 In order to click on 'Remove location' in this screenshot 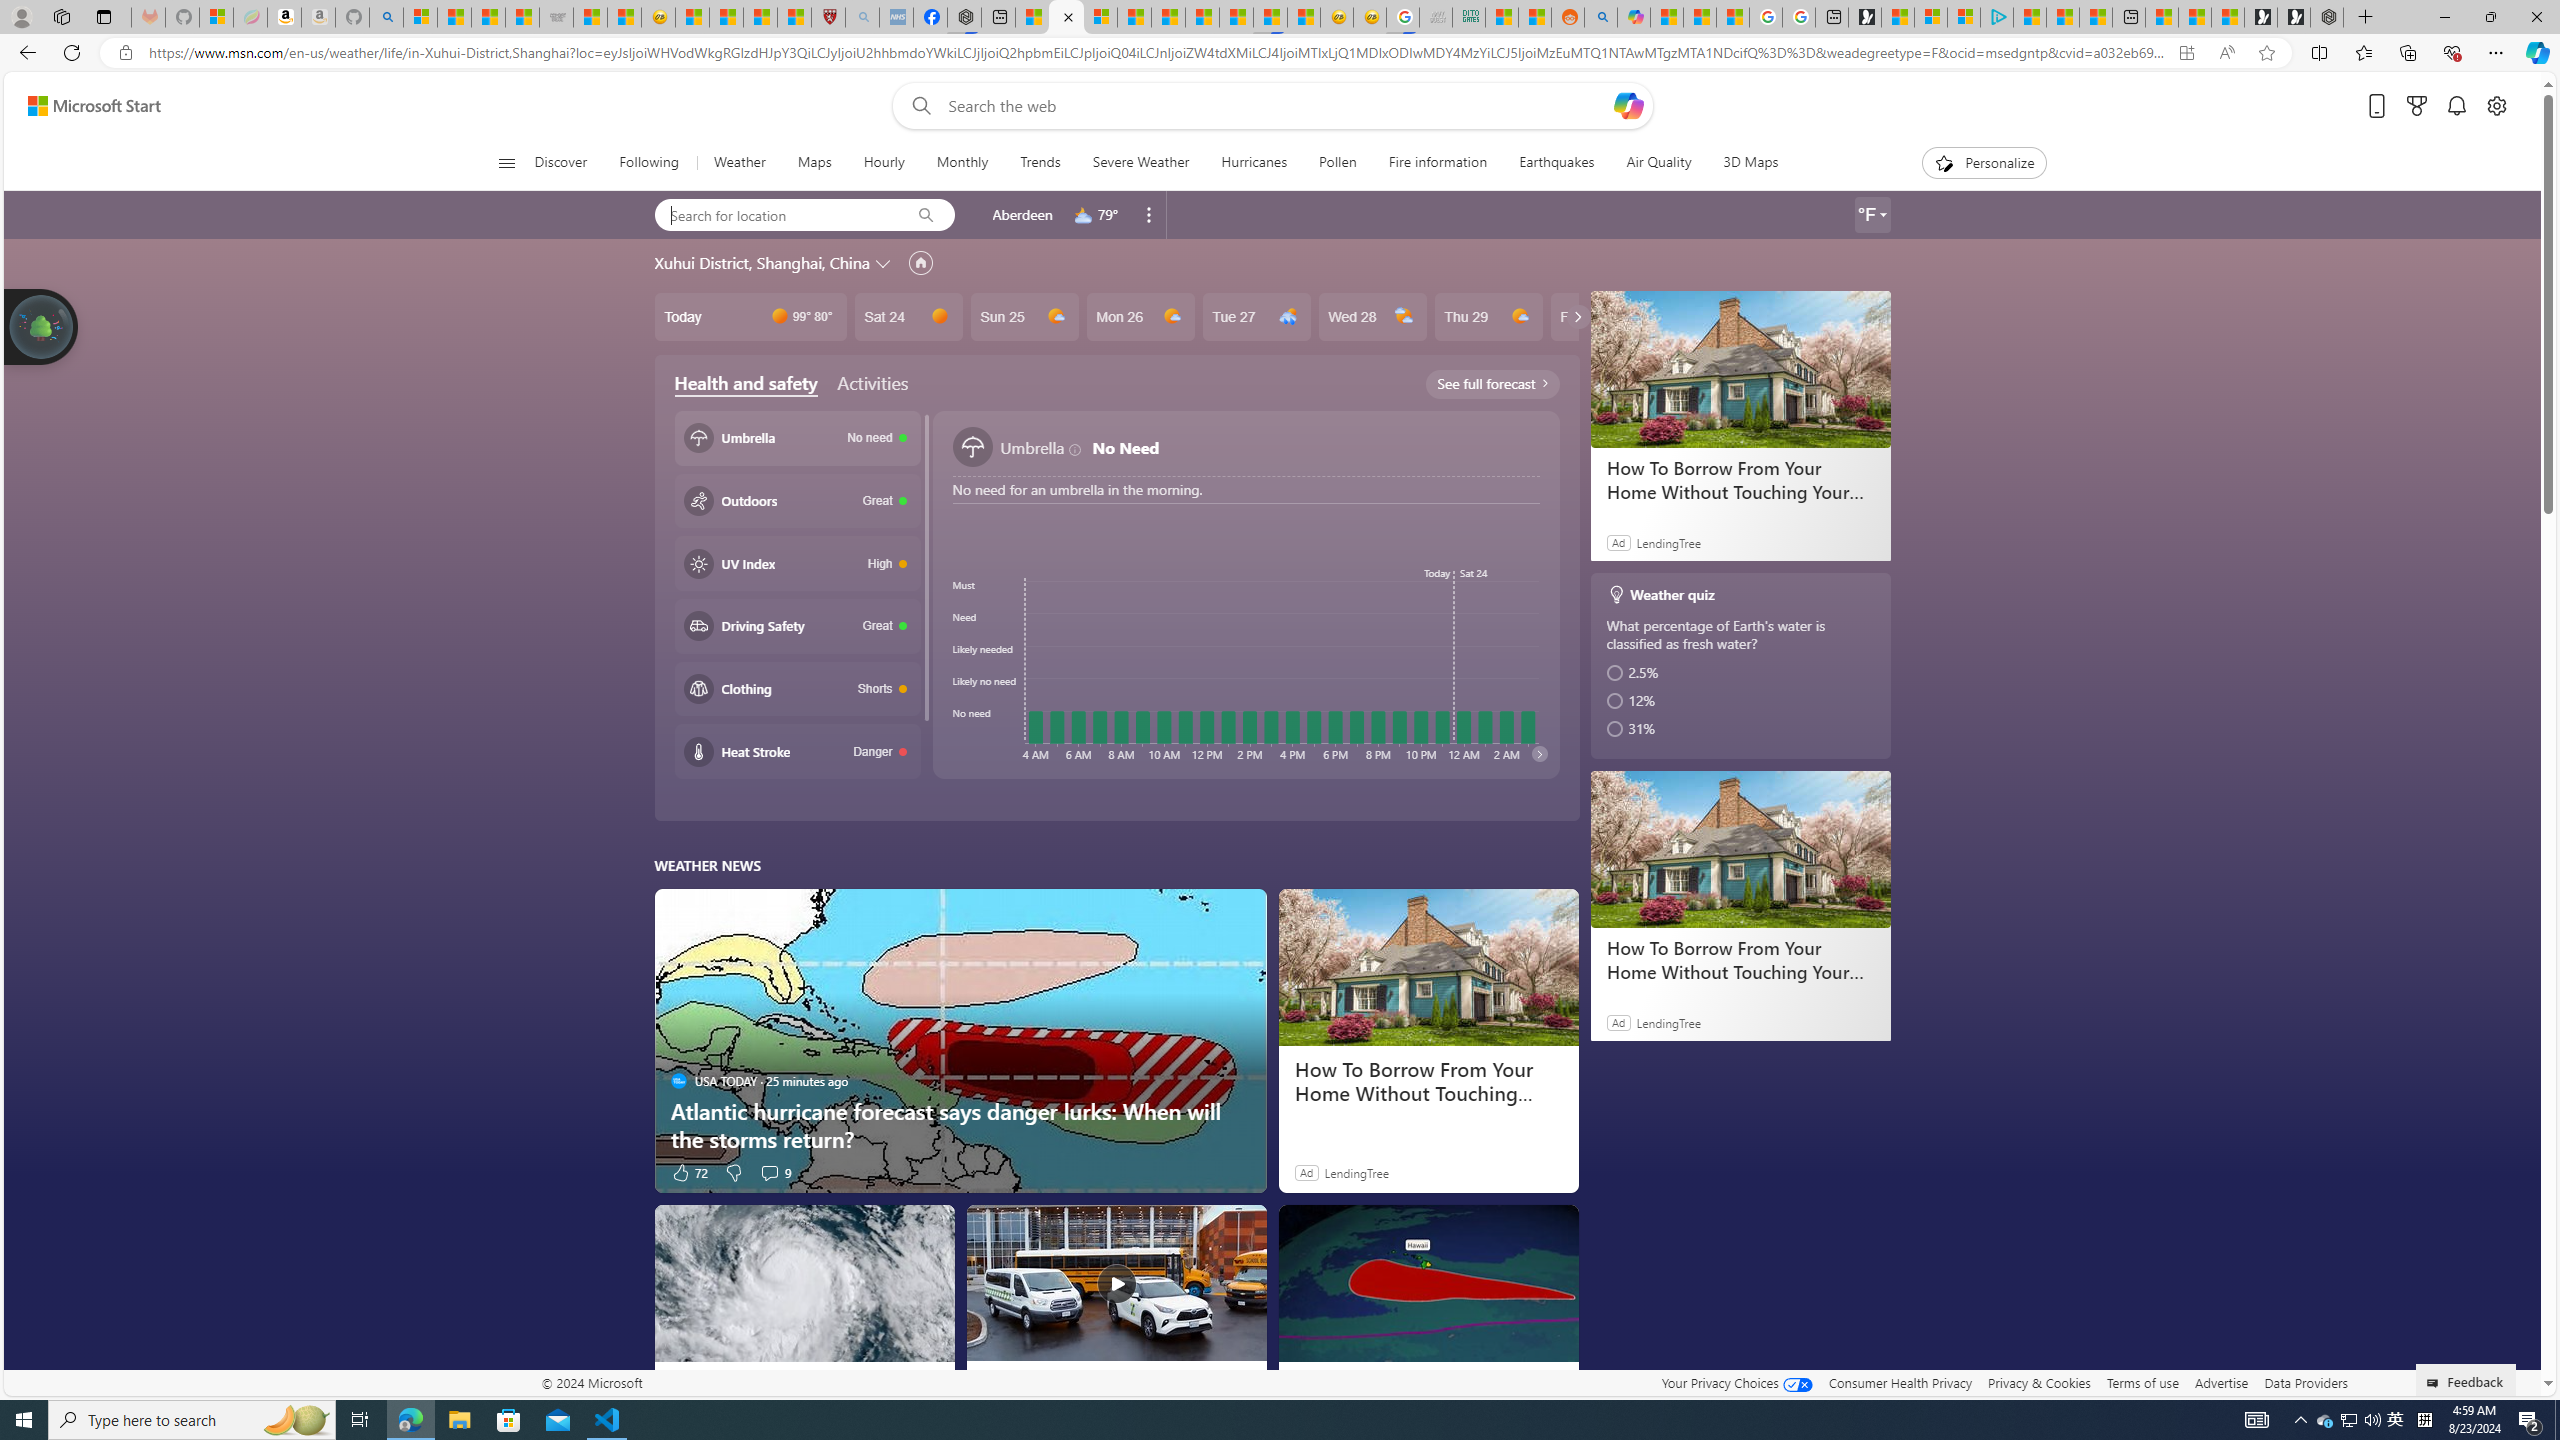, I will do `click(1149, 214)`.